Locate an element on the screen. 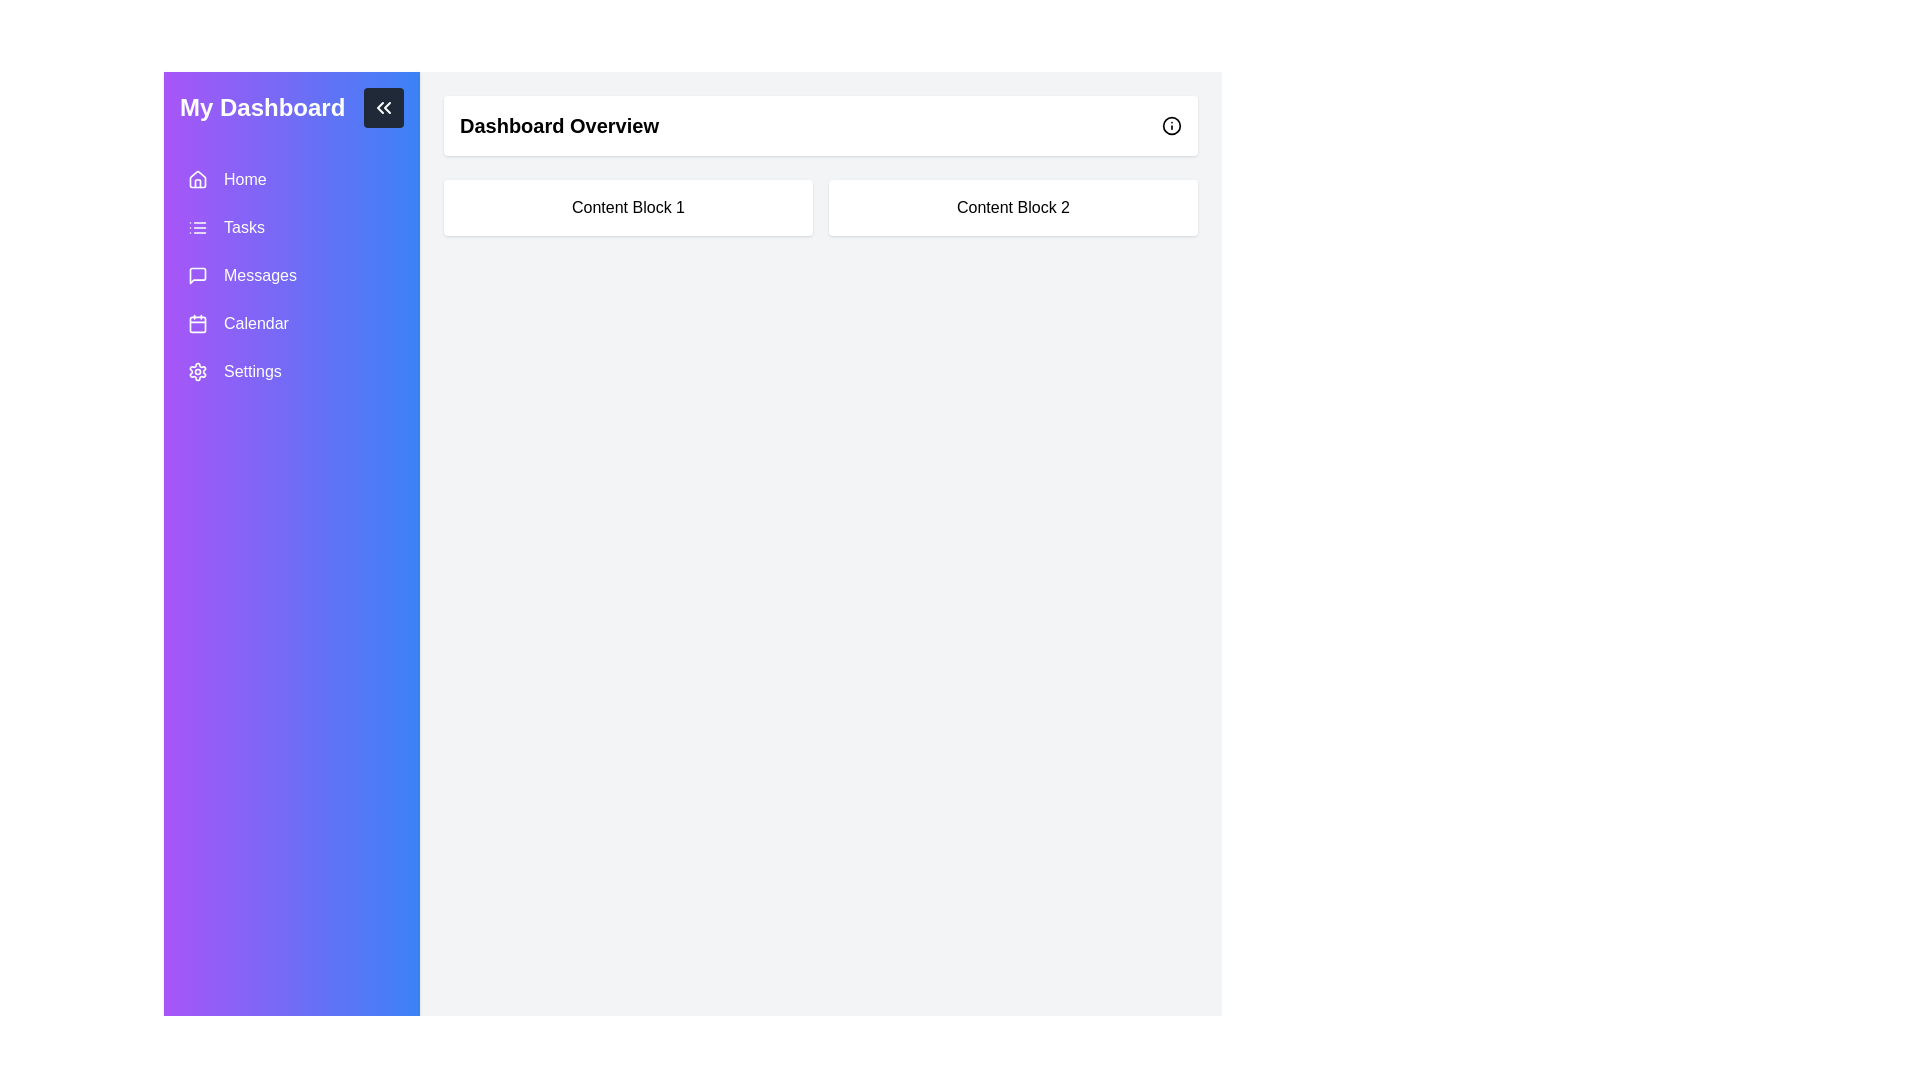  the 'Messages' icon, which is a square speech bubble with a tail located in the left vertical navigation menu between 'Tasks' and 'Calendar' is located at coordinates (197, 276).